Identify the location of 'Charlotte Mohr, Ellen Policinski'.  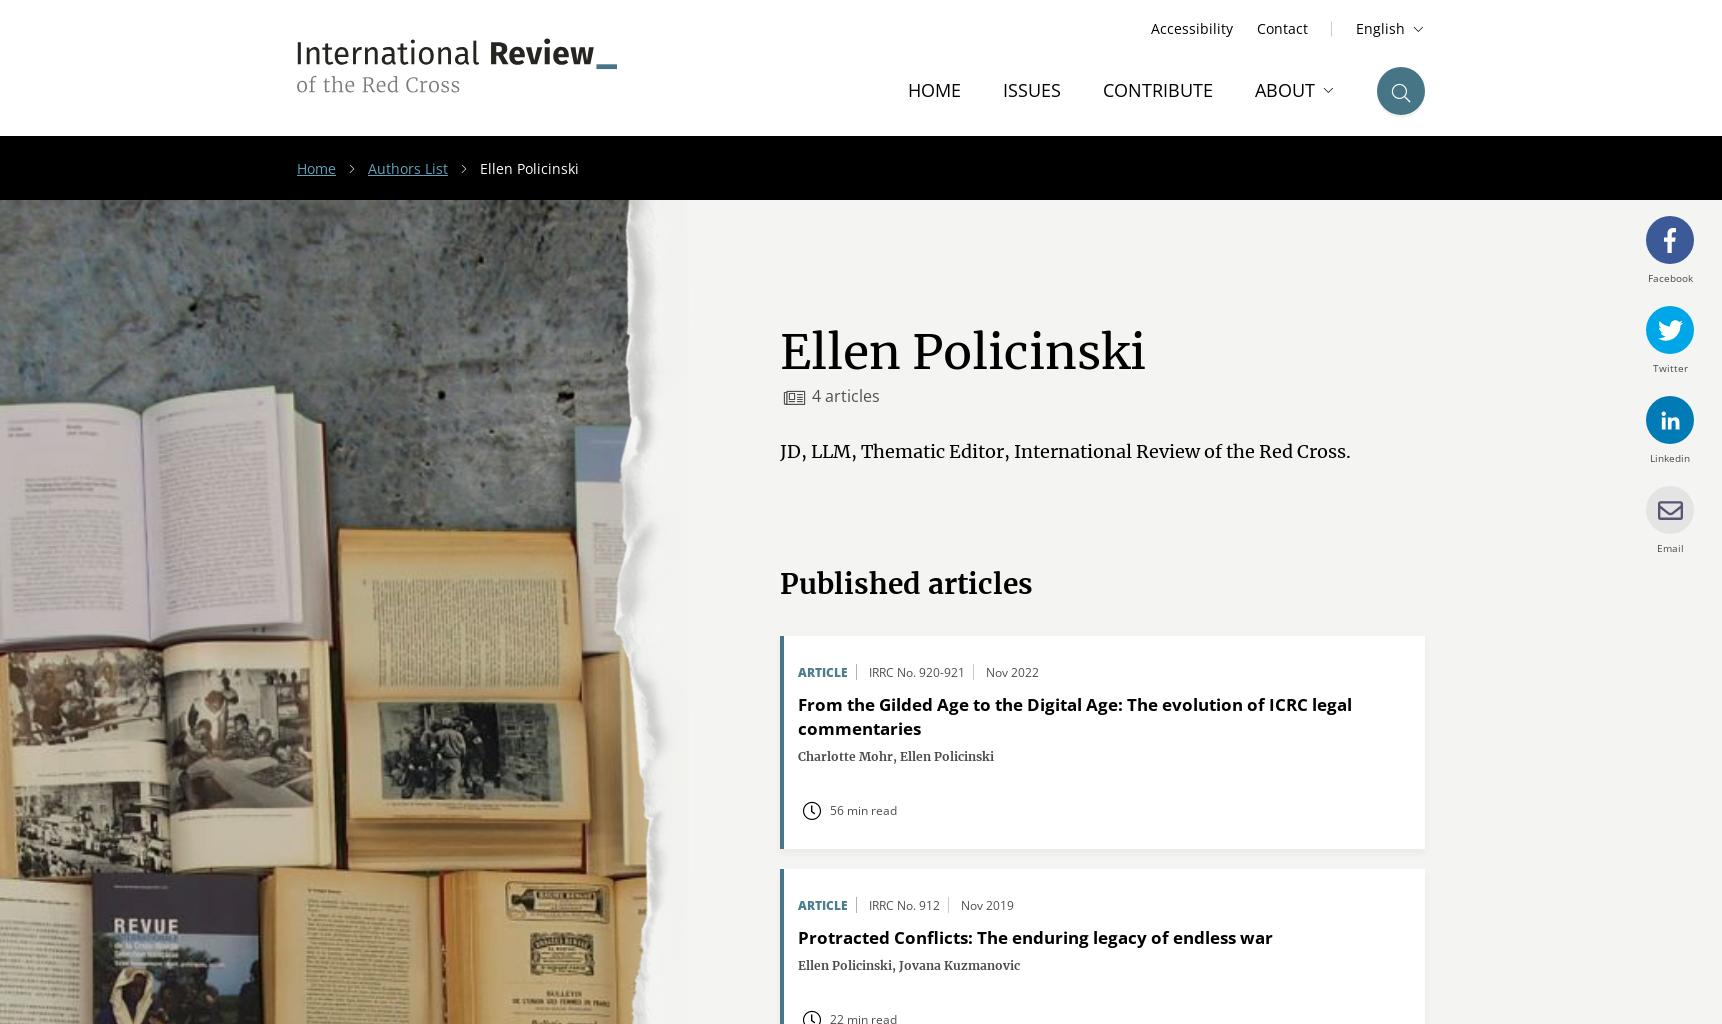
(895, 755).